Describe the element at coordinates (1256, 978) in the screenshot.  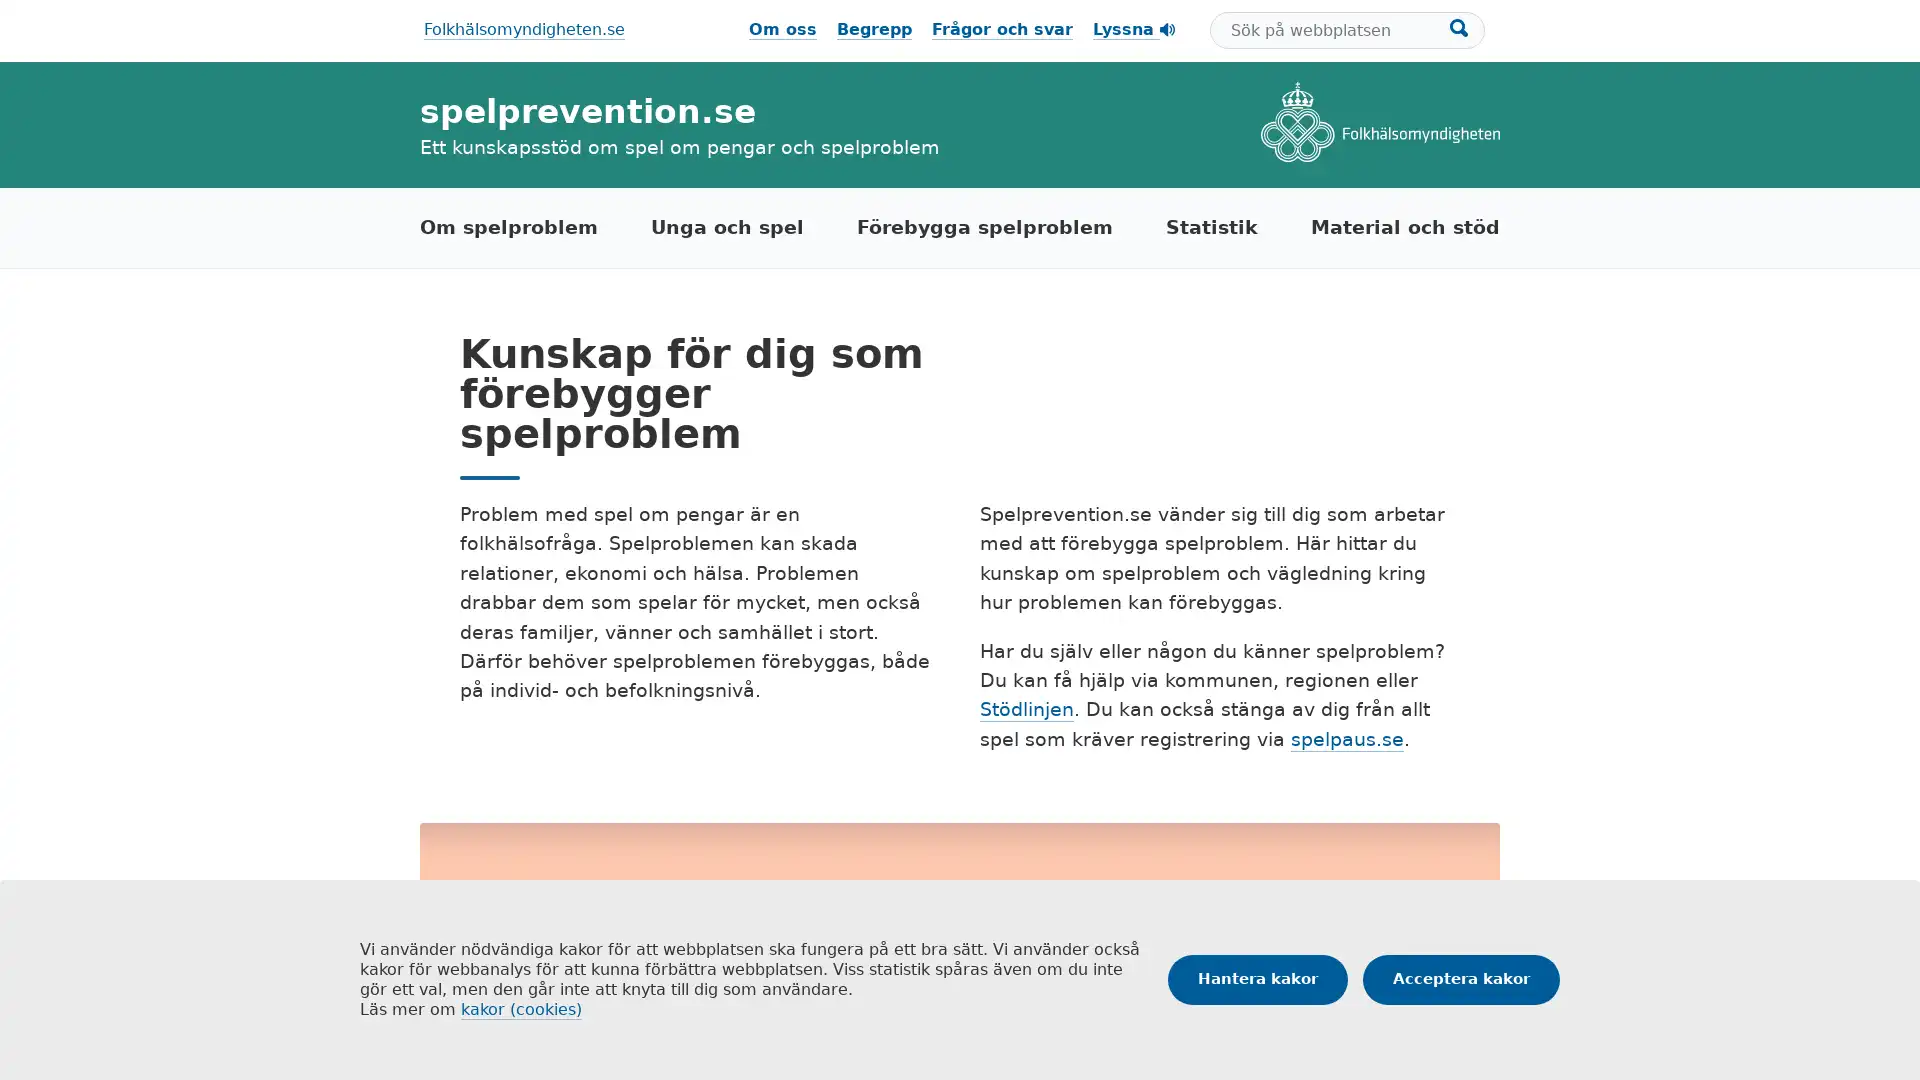
I see `Hantera kakor` at that location.